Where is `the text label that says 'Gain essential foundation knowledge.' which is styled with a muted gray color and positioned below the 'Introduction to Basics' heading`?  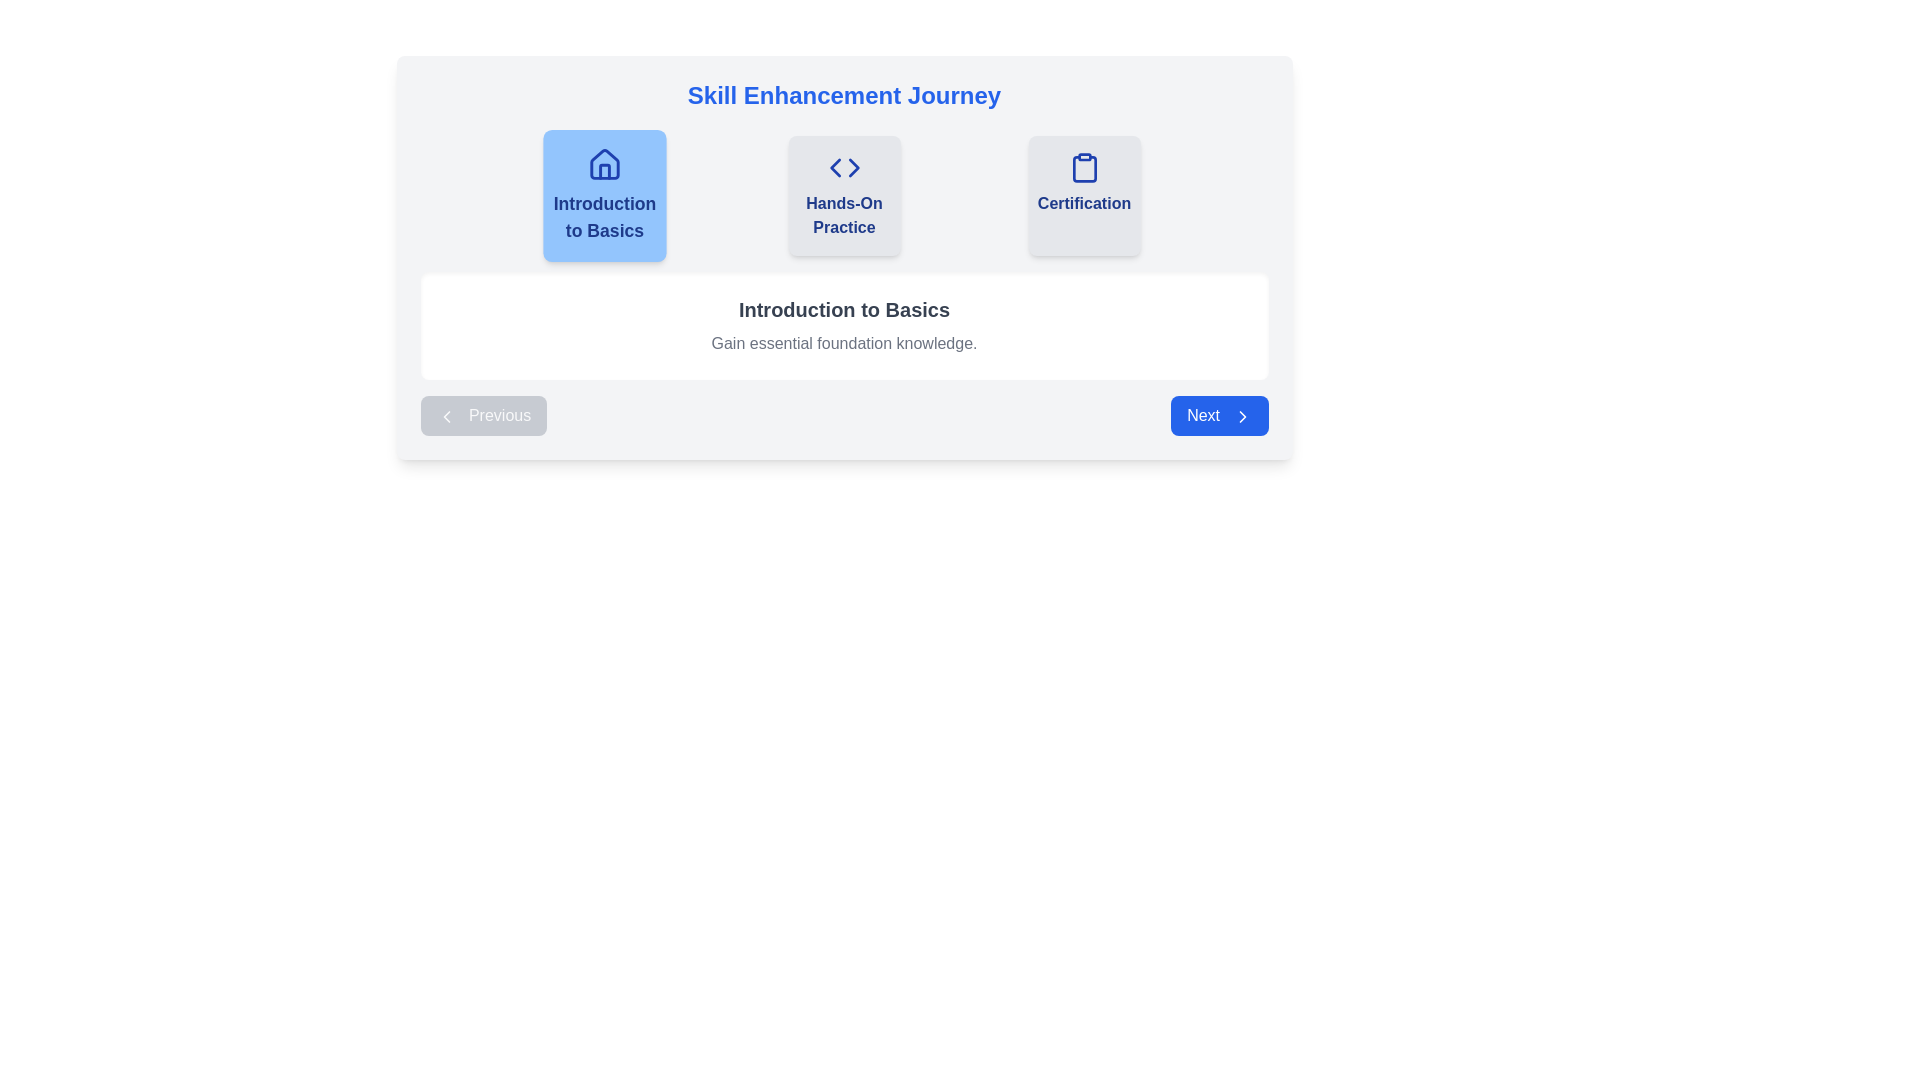 the text label that says 'Gain essential foundation knowledge.' which is styled with a muted gray color and positioned below the 'Introduction to Basics' heading is located at coordinates (844, 342).